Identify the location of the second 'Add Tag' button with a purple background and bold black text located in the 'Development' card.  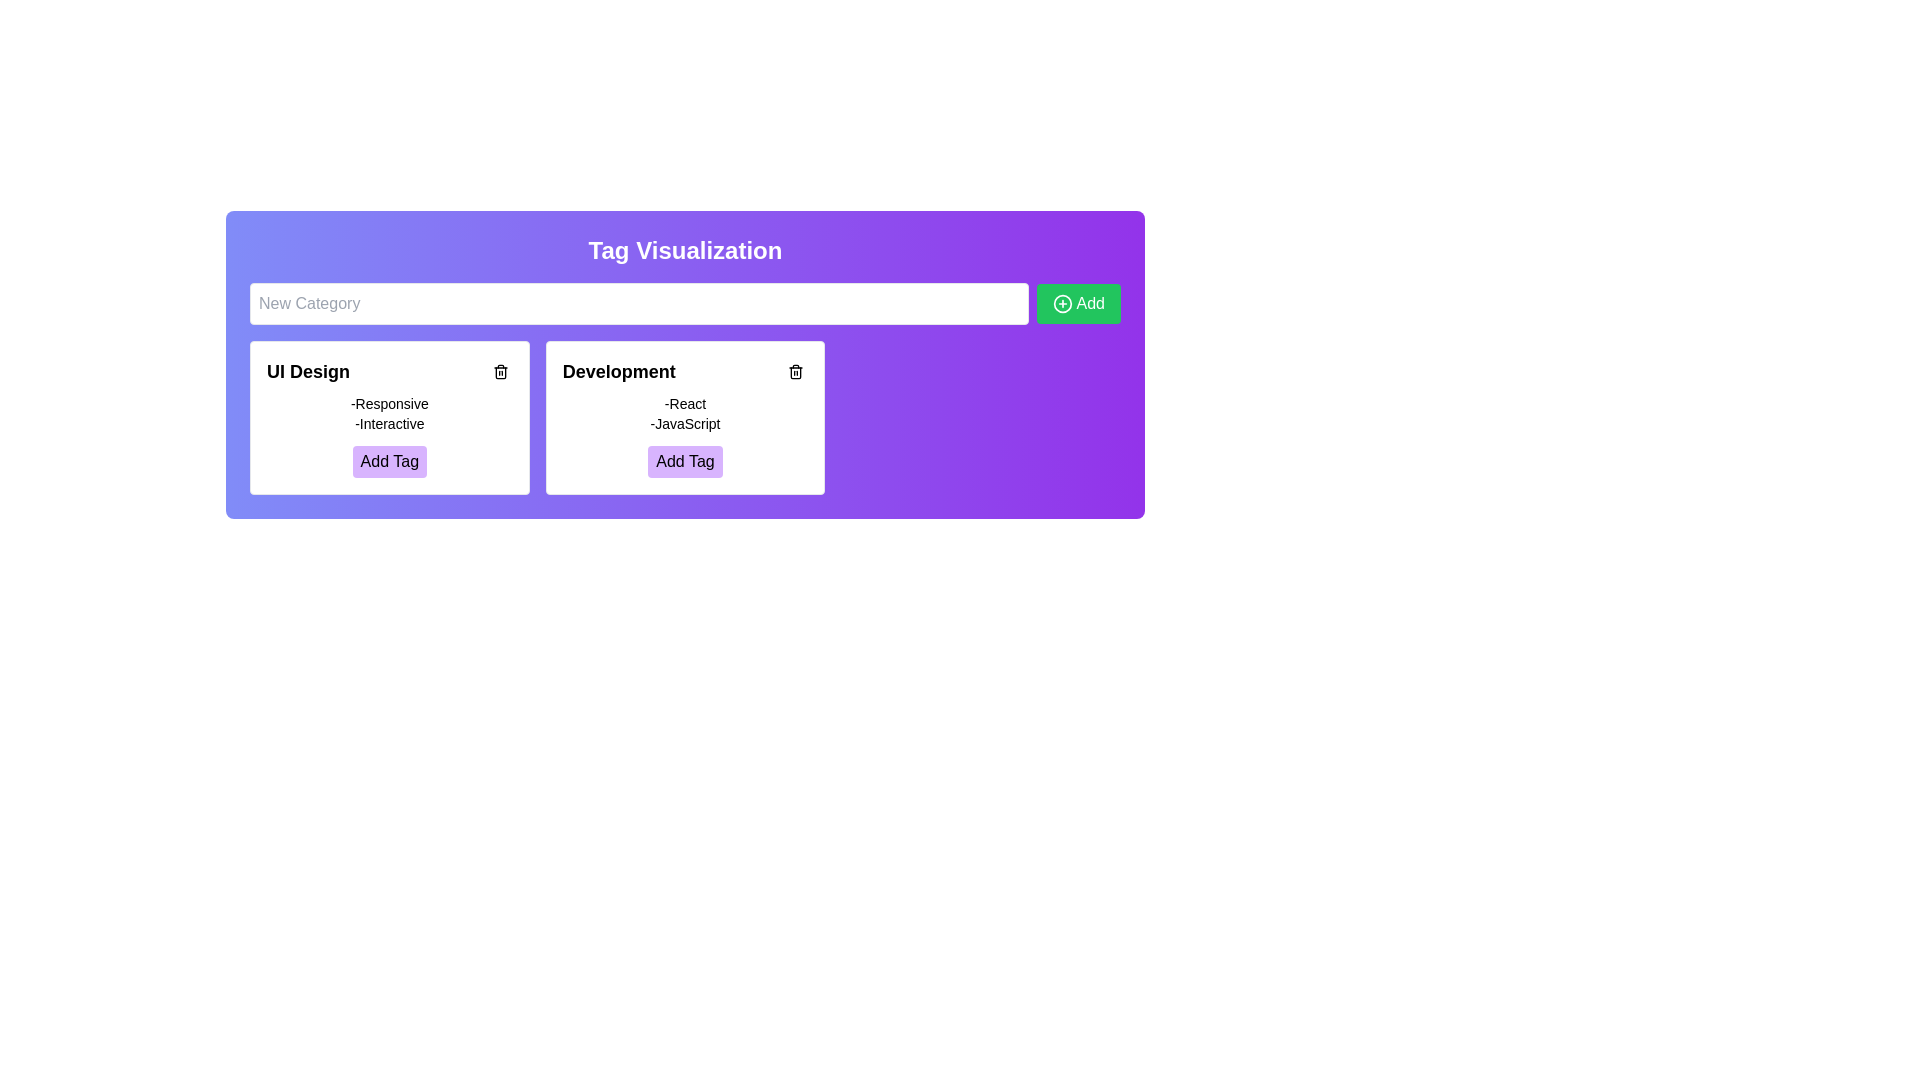
(685, 462).